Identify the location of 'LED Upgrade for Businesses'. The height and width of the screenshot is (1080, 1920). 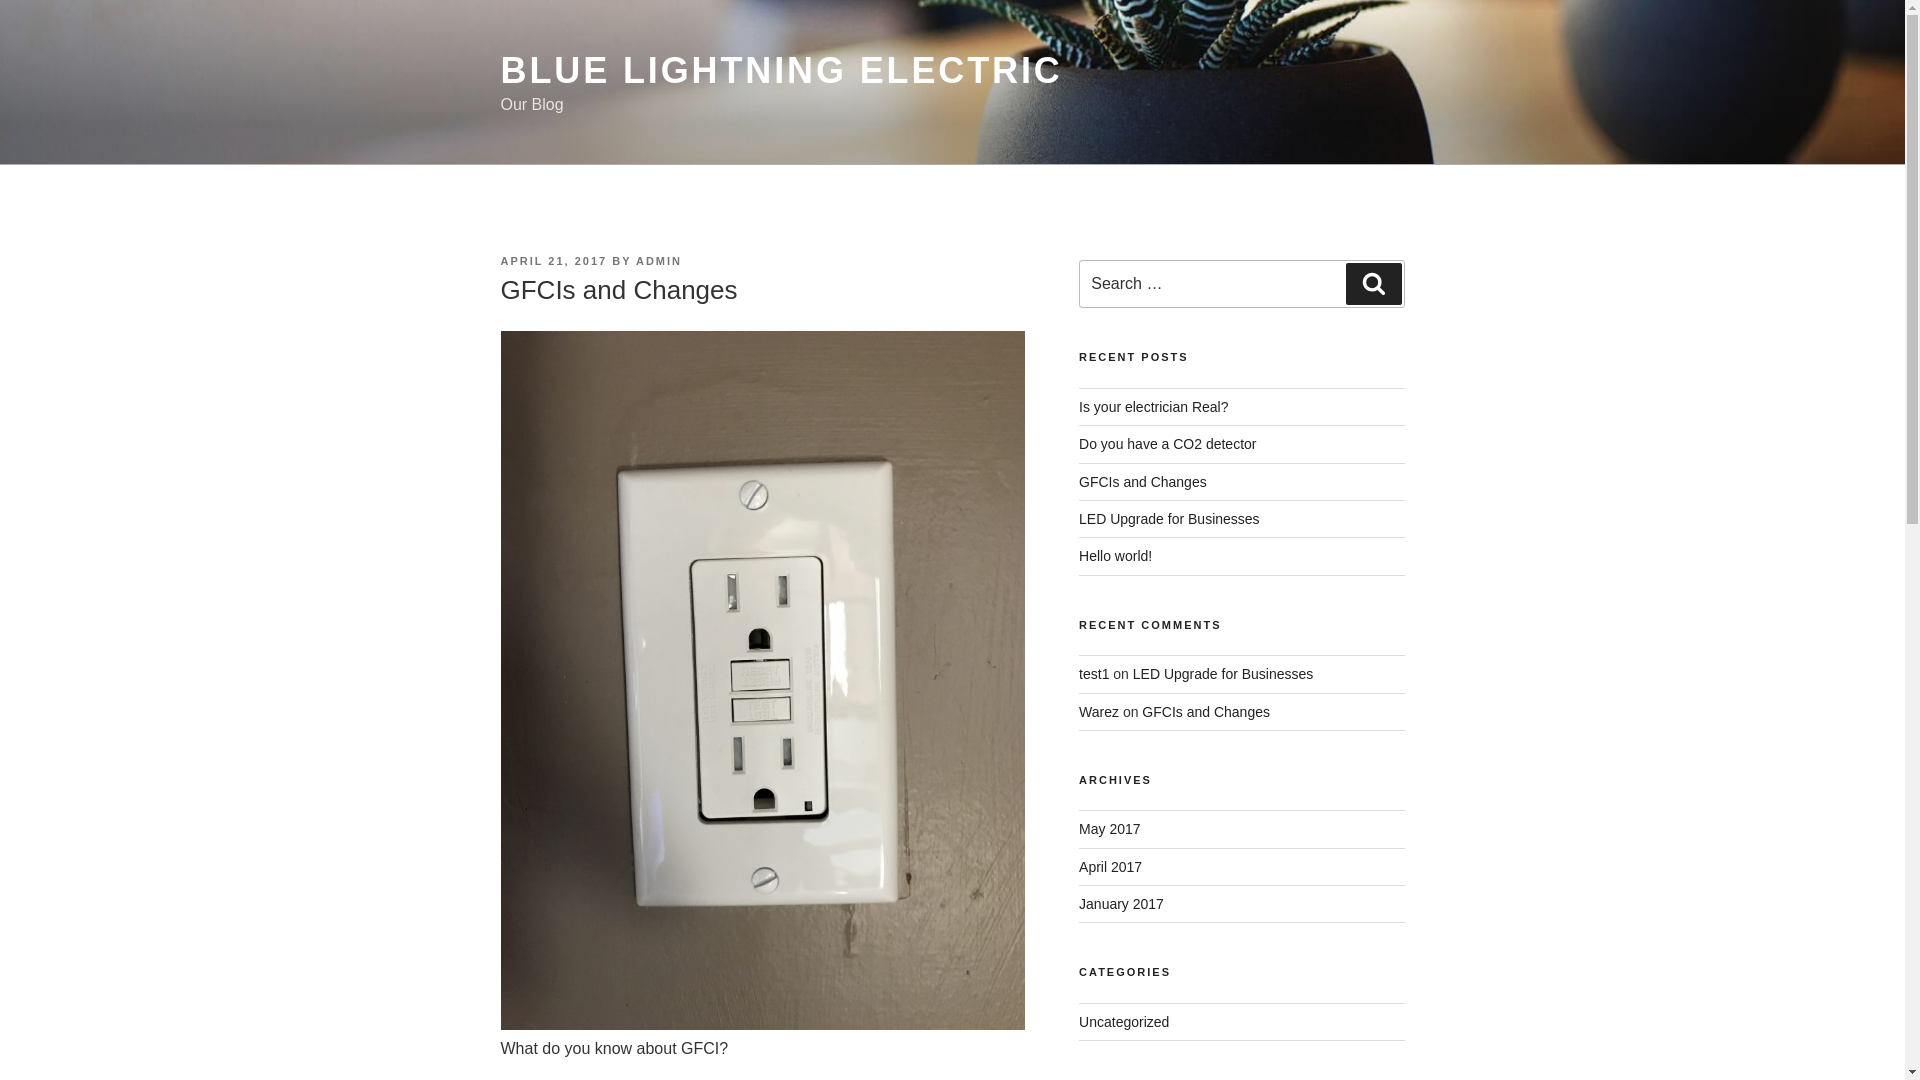
(1222, 674).